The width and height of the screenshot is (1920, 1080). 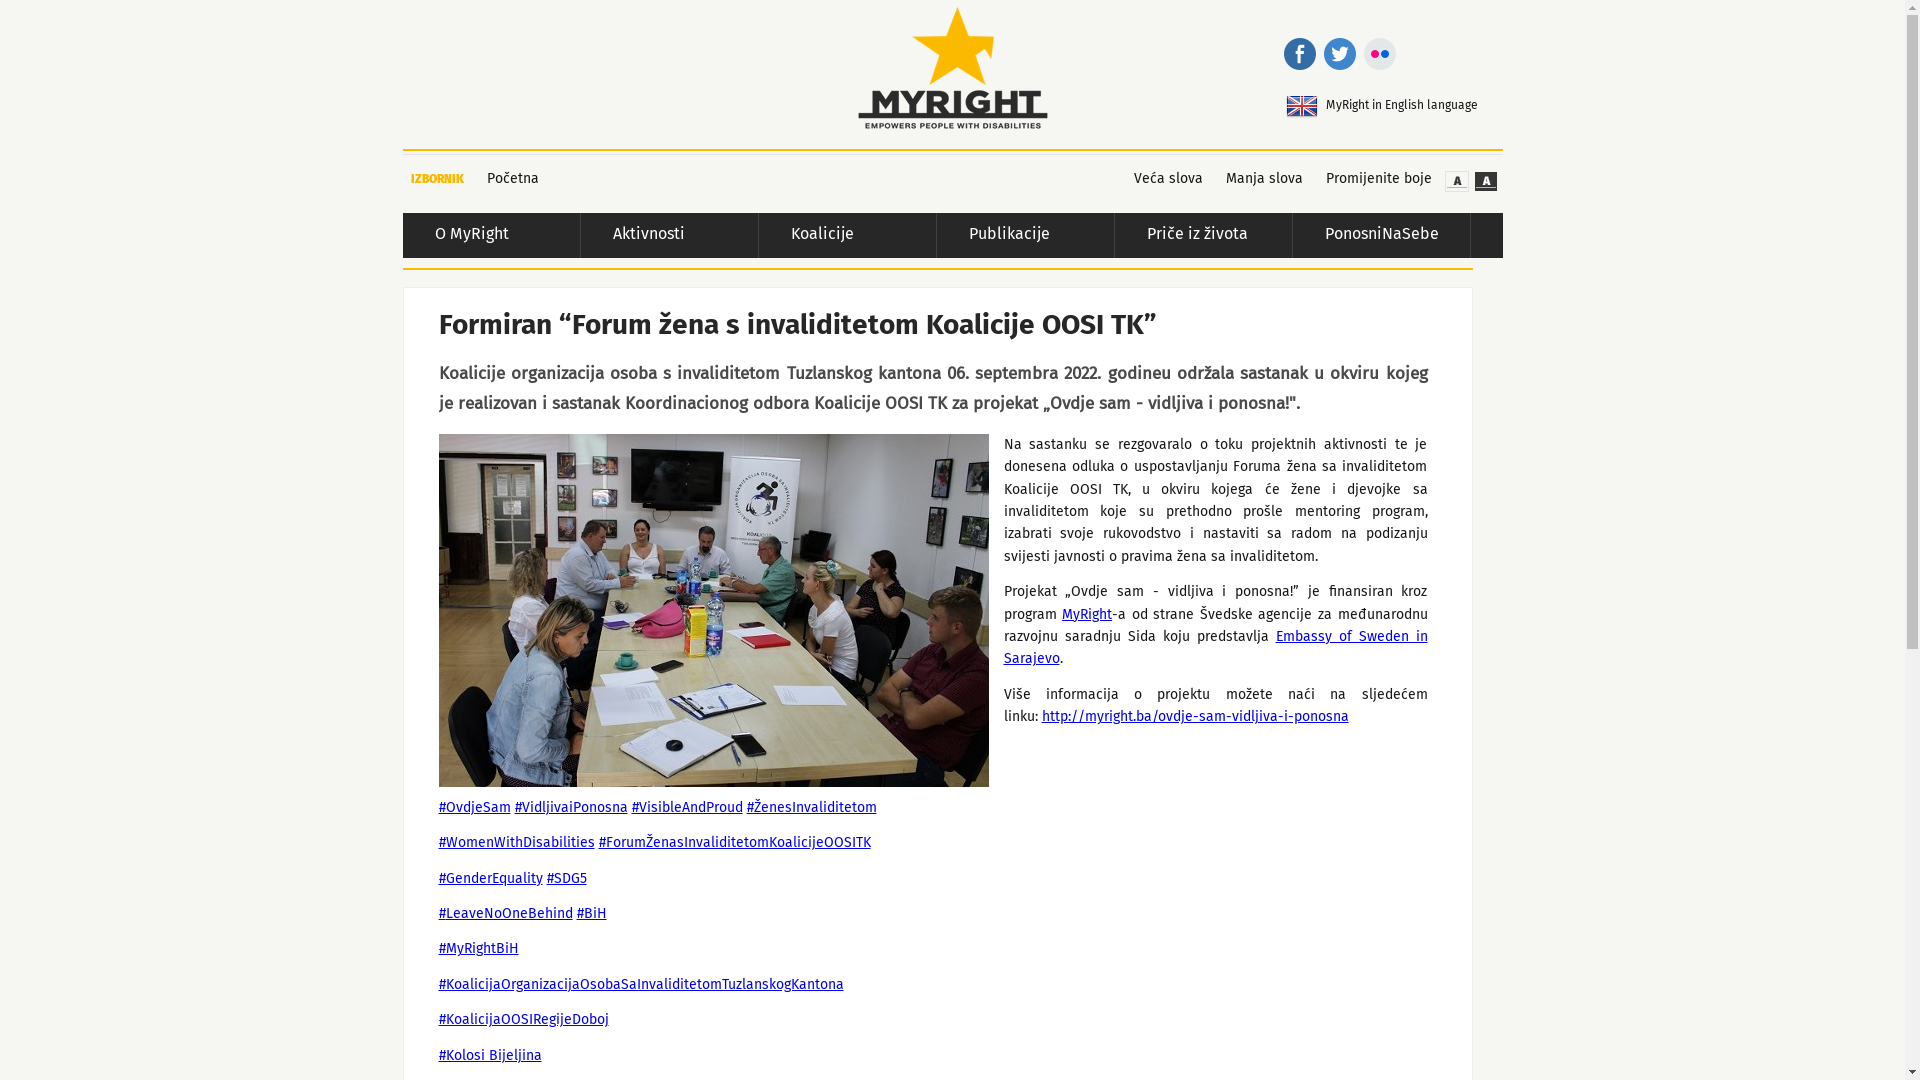 What do you see at coordinates (1440, 240) in the screenshot?
I see `'Kraj glavnog izbornika'` at bounding box center [1440, 240].